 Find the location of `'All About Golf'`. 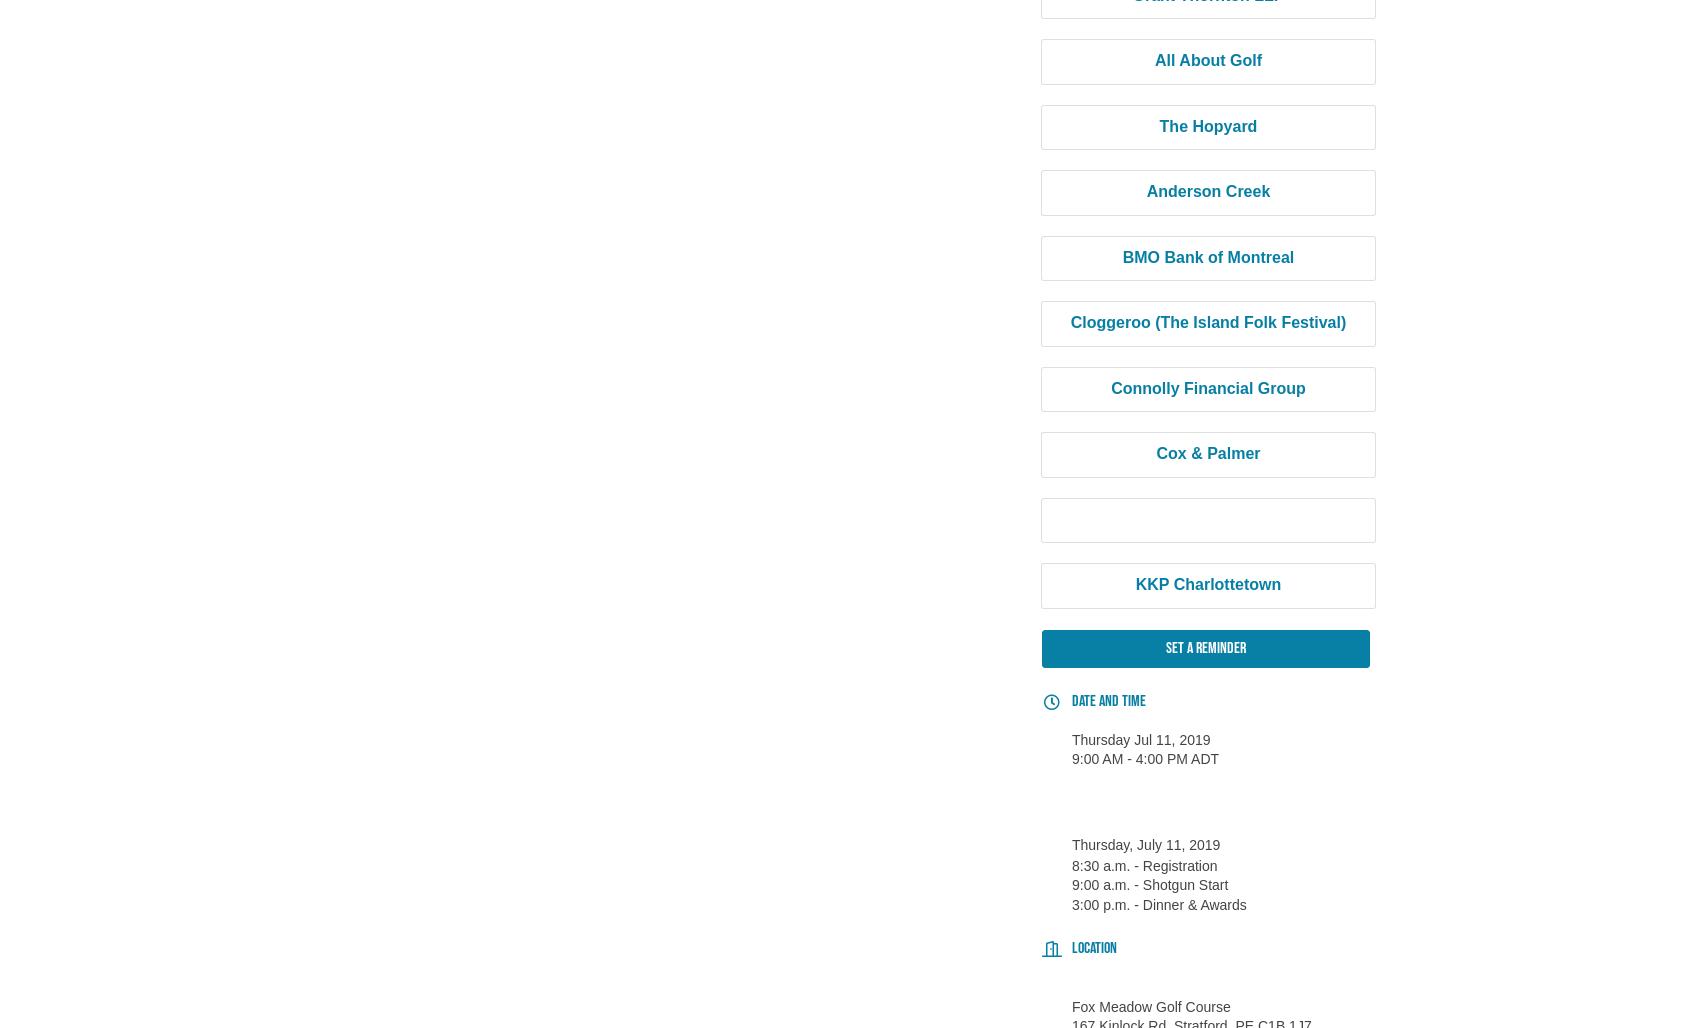

'All About Golf' is located at coordinates (1207, 60).